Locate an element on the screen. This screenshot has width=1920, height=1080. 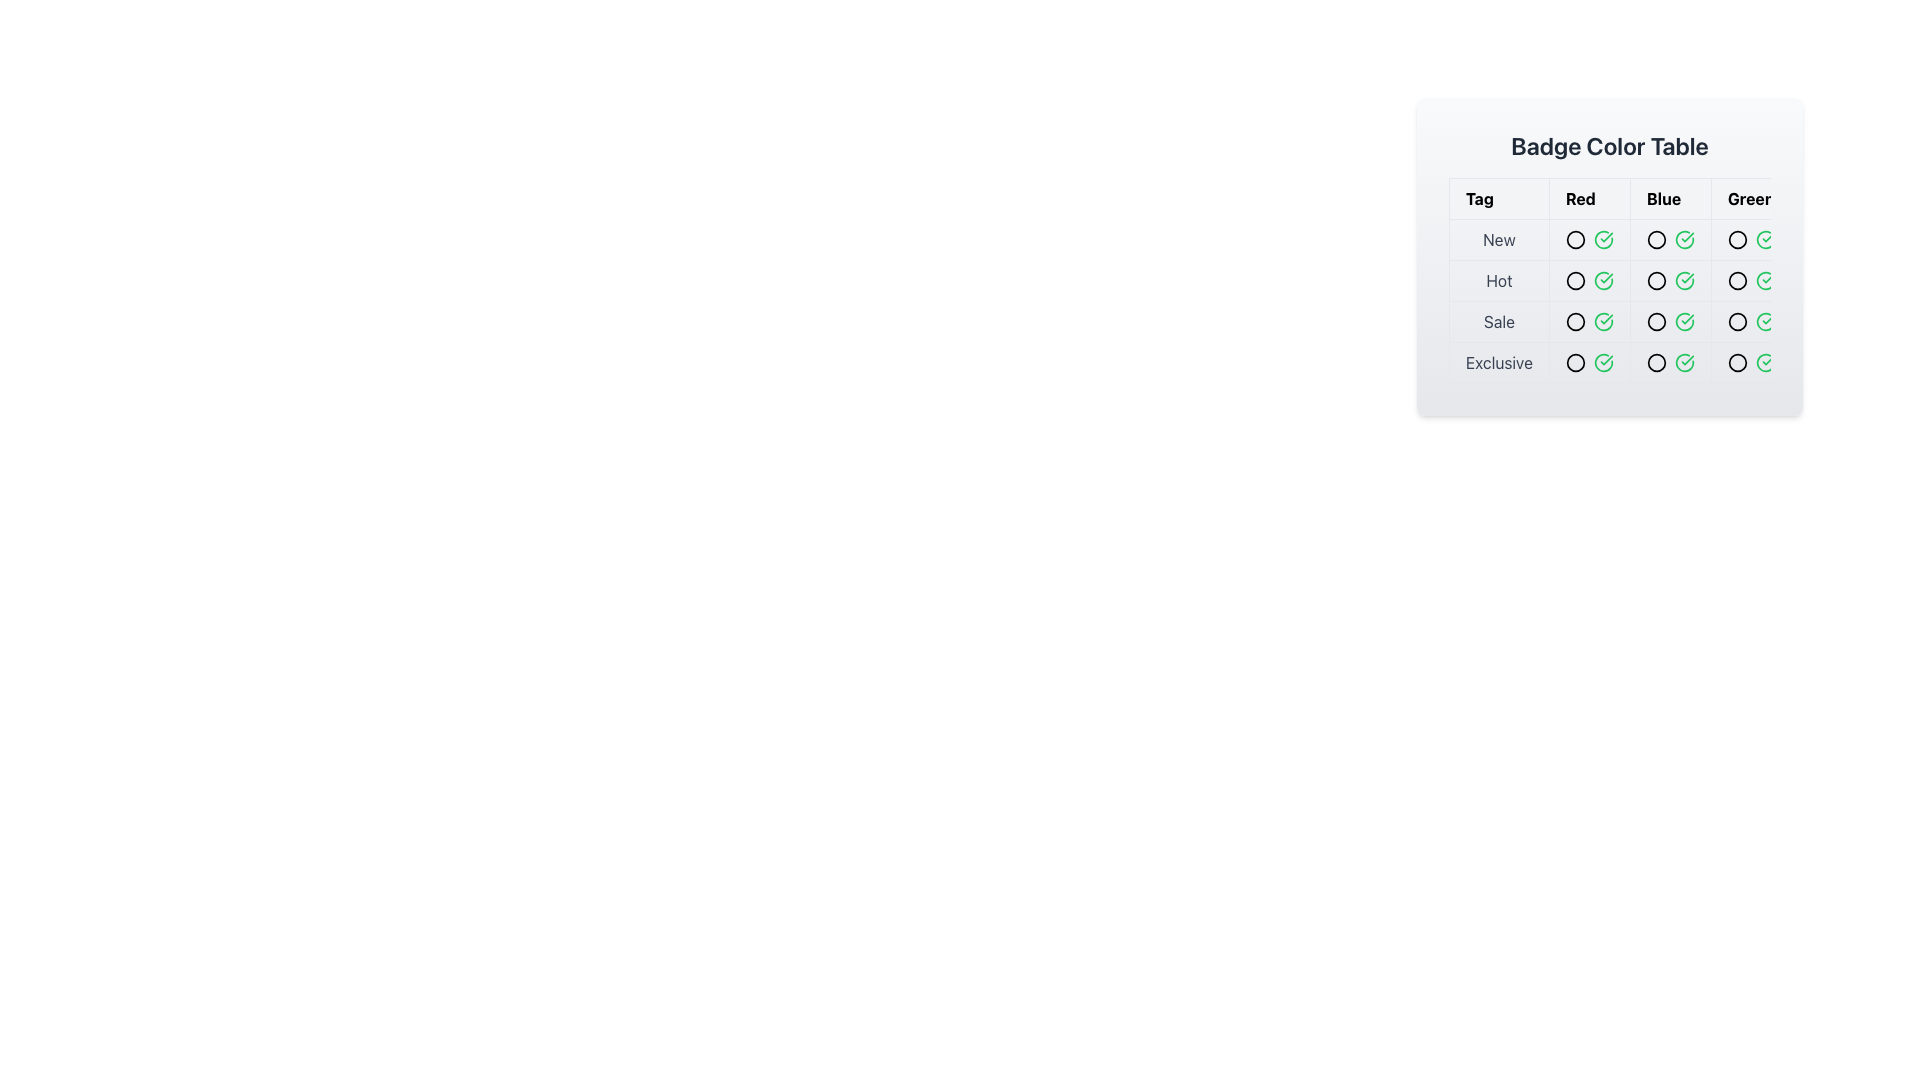
the status of the green circular icon with a checkmark inside located in the 'Badge Color Table' grid at the intersection of the 'New' row and 'Greer' column is located at coordinates (1603, 238).